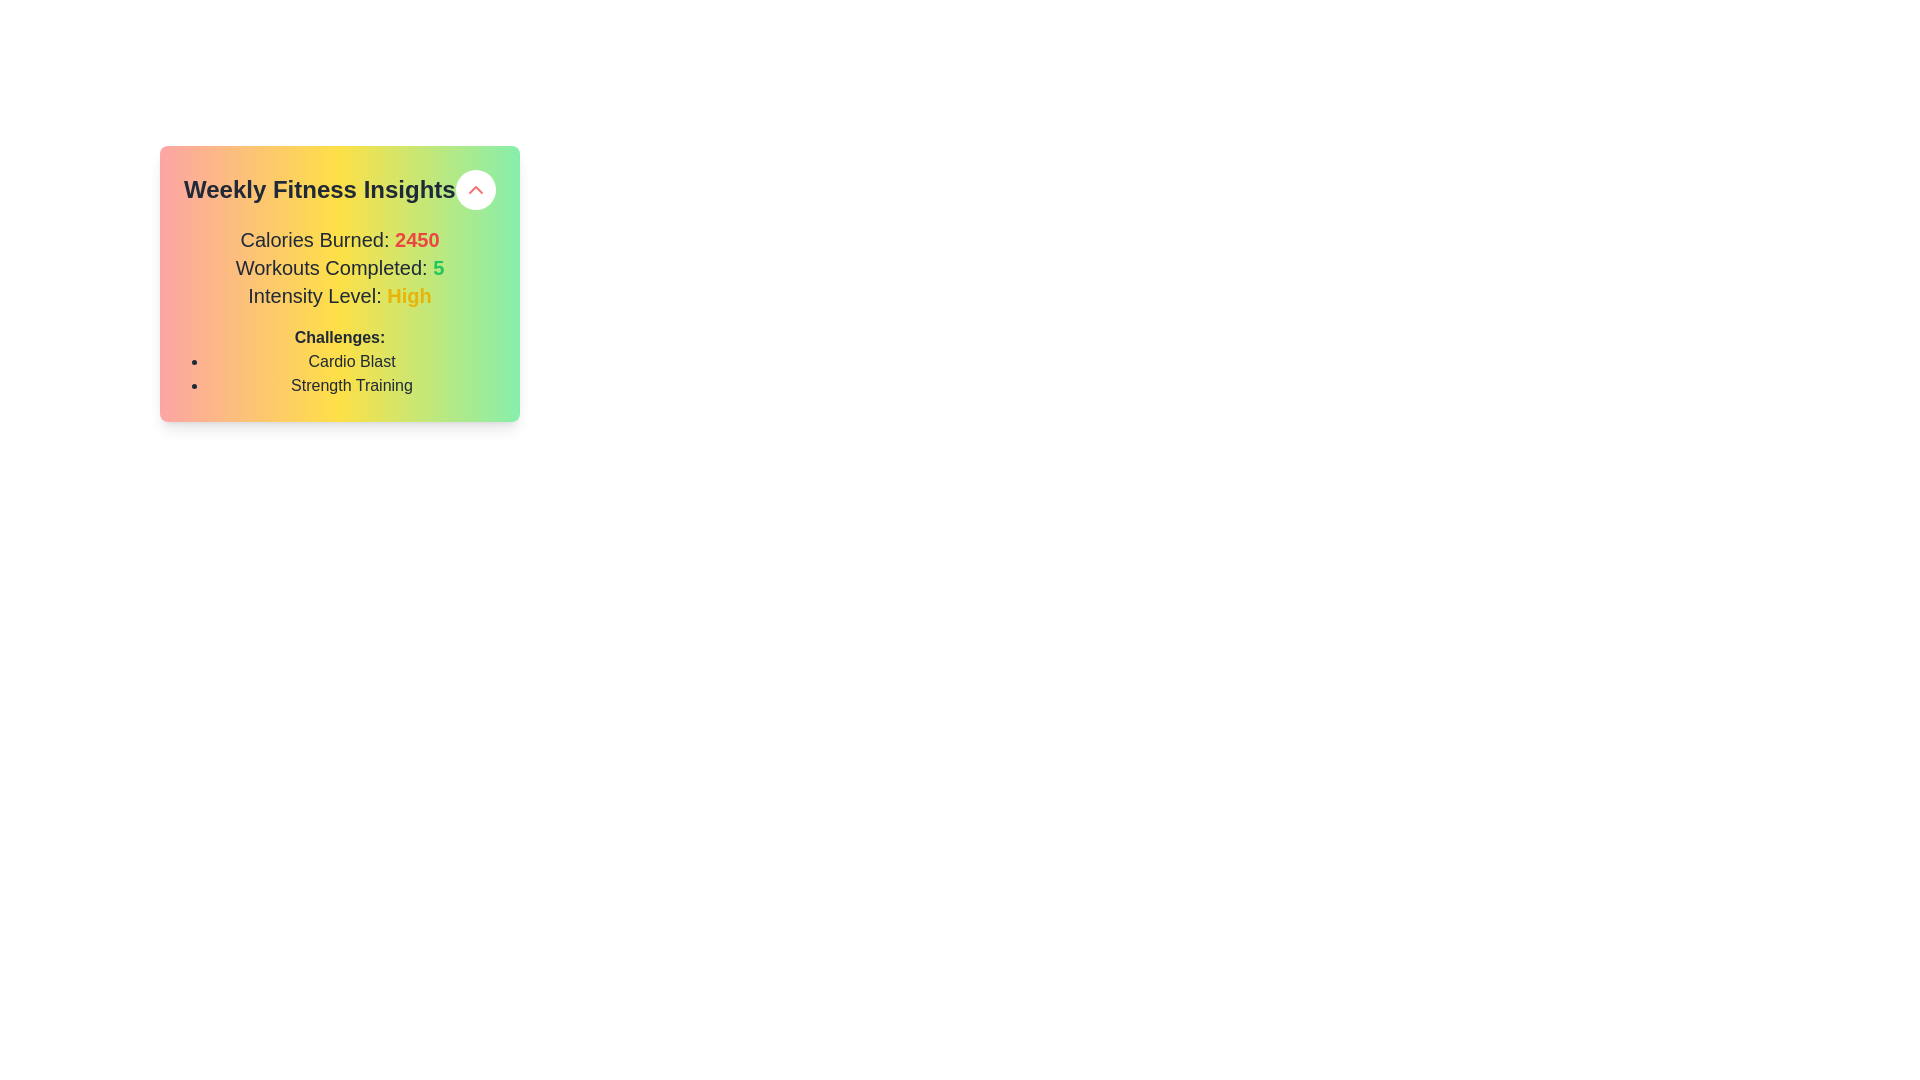 This screenshot has width=1920, height=1080. I want to click on the static text heading located centrally below the fitness metrics and above the bulleted list, so click(340, 337).